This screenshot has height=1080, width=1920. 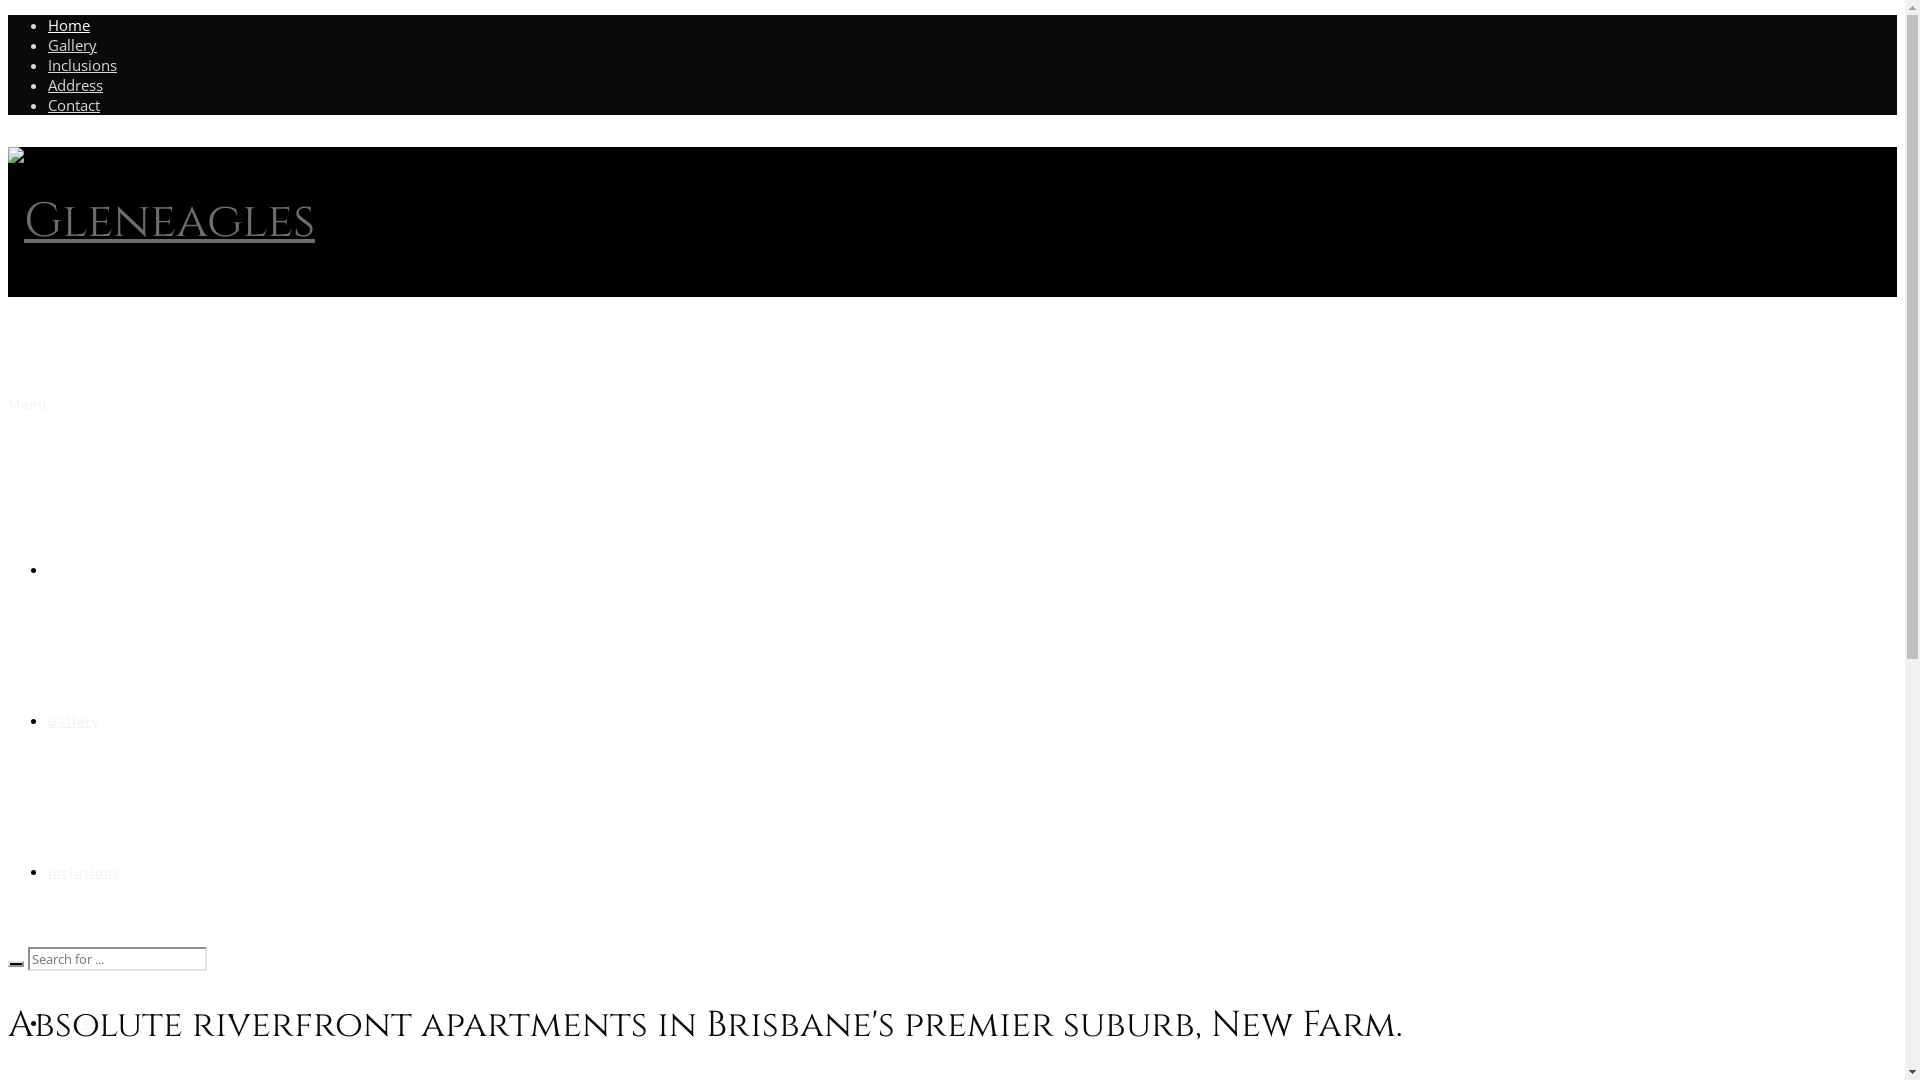 I want to click on 'Address', so click(x=76, y=1022).